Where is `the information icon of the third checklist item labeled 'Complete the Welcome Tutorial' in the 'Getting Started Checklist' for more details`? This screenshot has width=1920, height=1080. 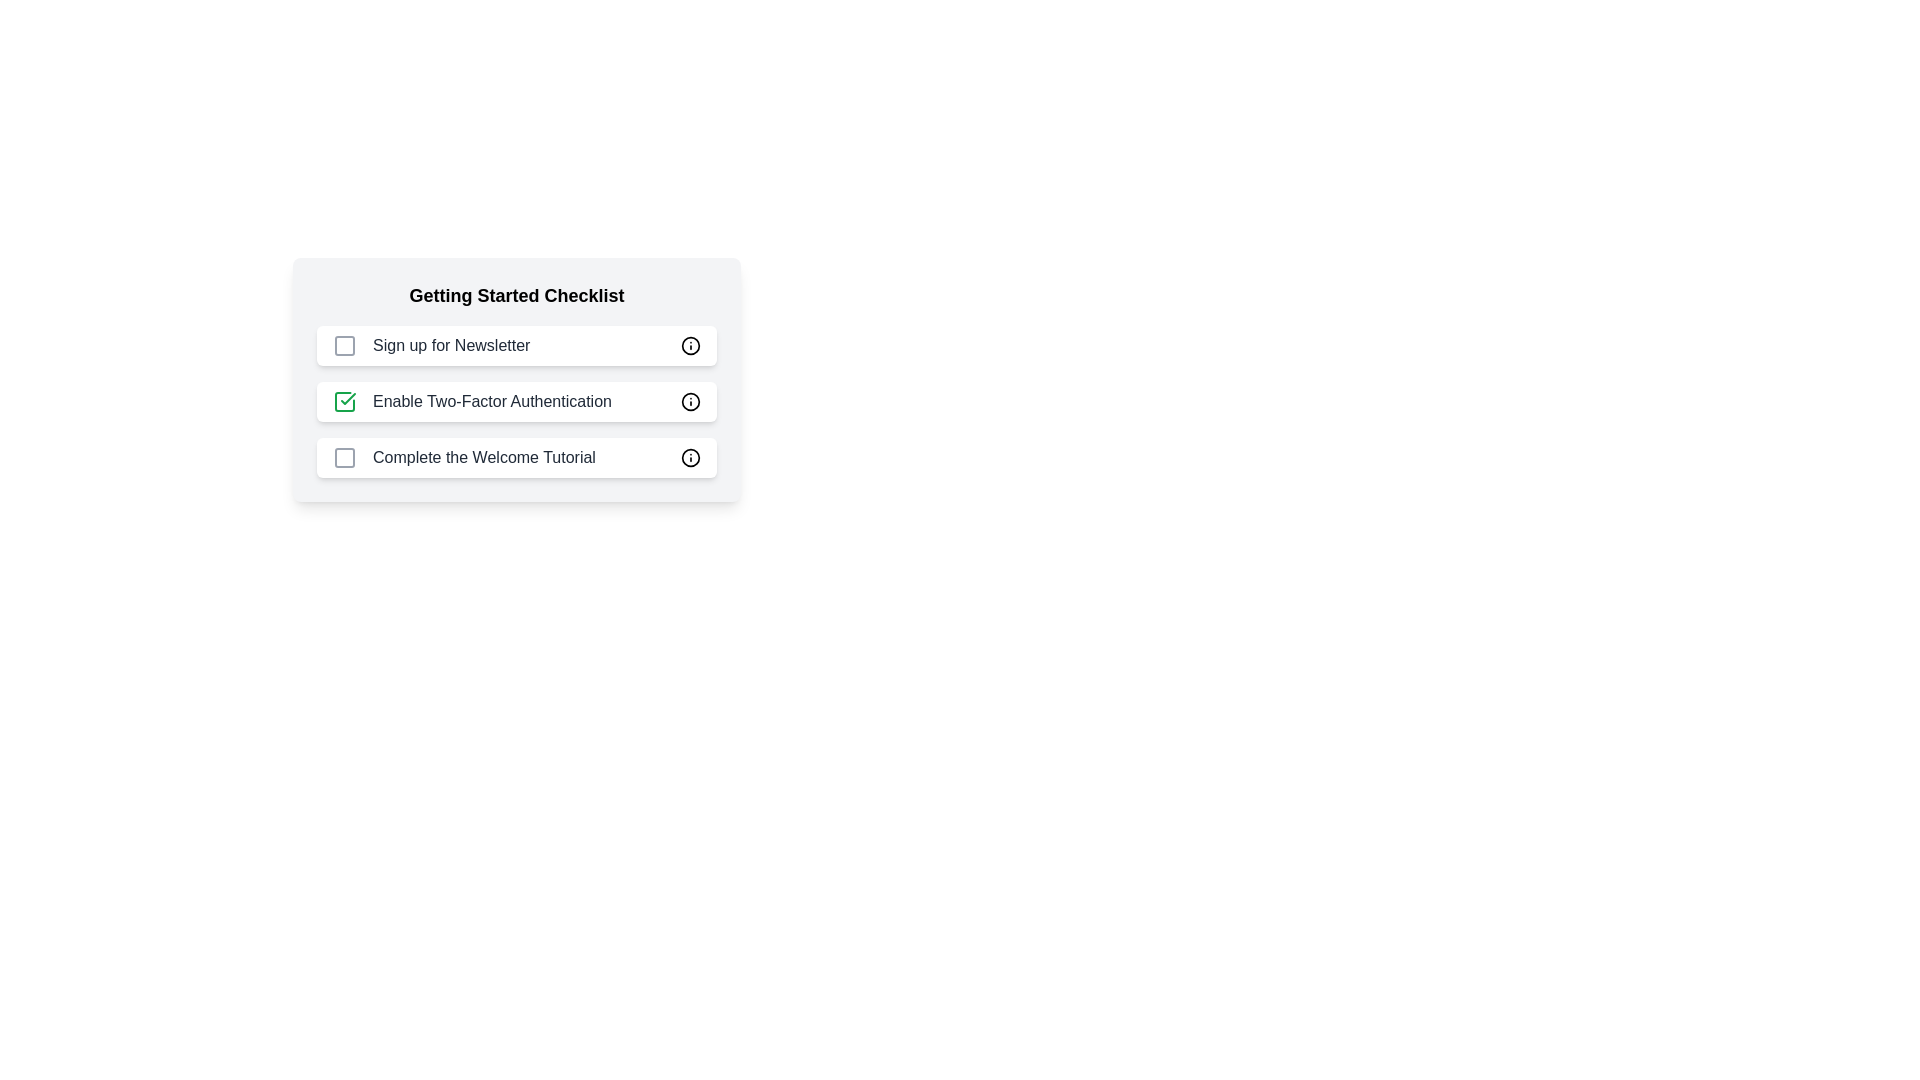
the information icon of the third checklist item labeled 'Complete the Welcome Tutorial' in the 'Getting Started Checklist' for more details is located at coordinates (517, 458).